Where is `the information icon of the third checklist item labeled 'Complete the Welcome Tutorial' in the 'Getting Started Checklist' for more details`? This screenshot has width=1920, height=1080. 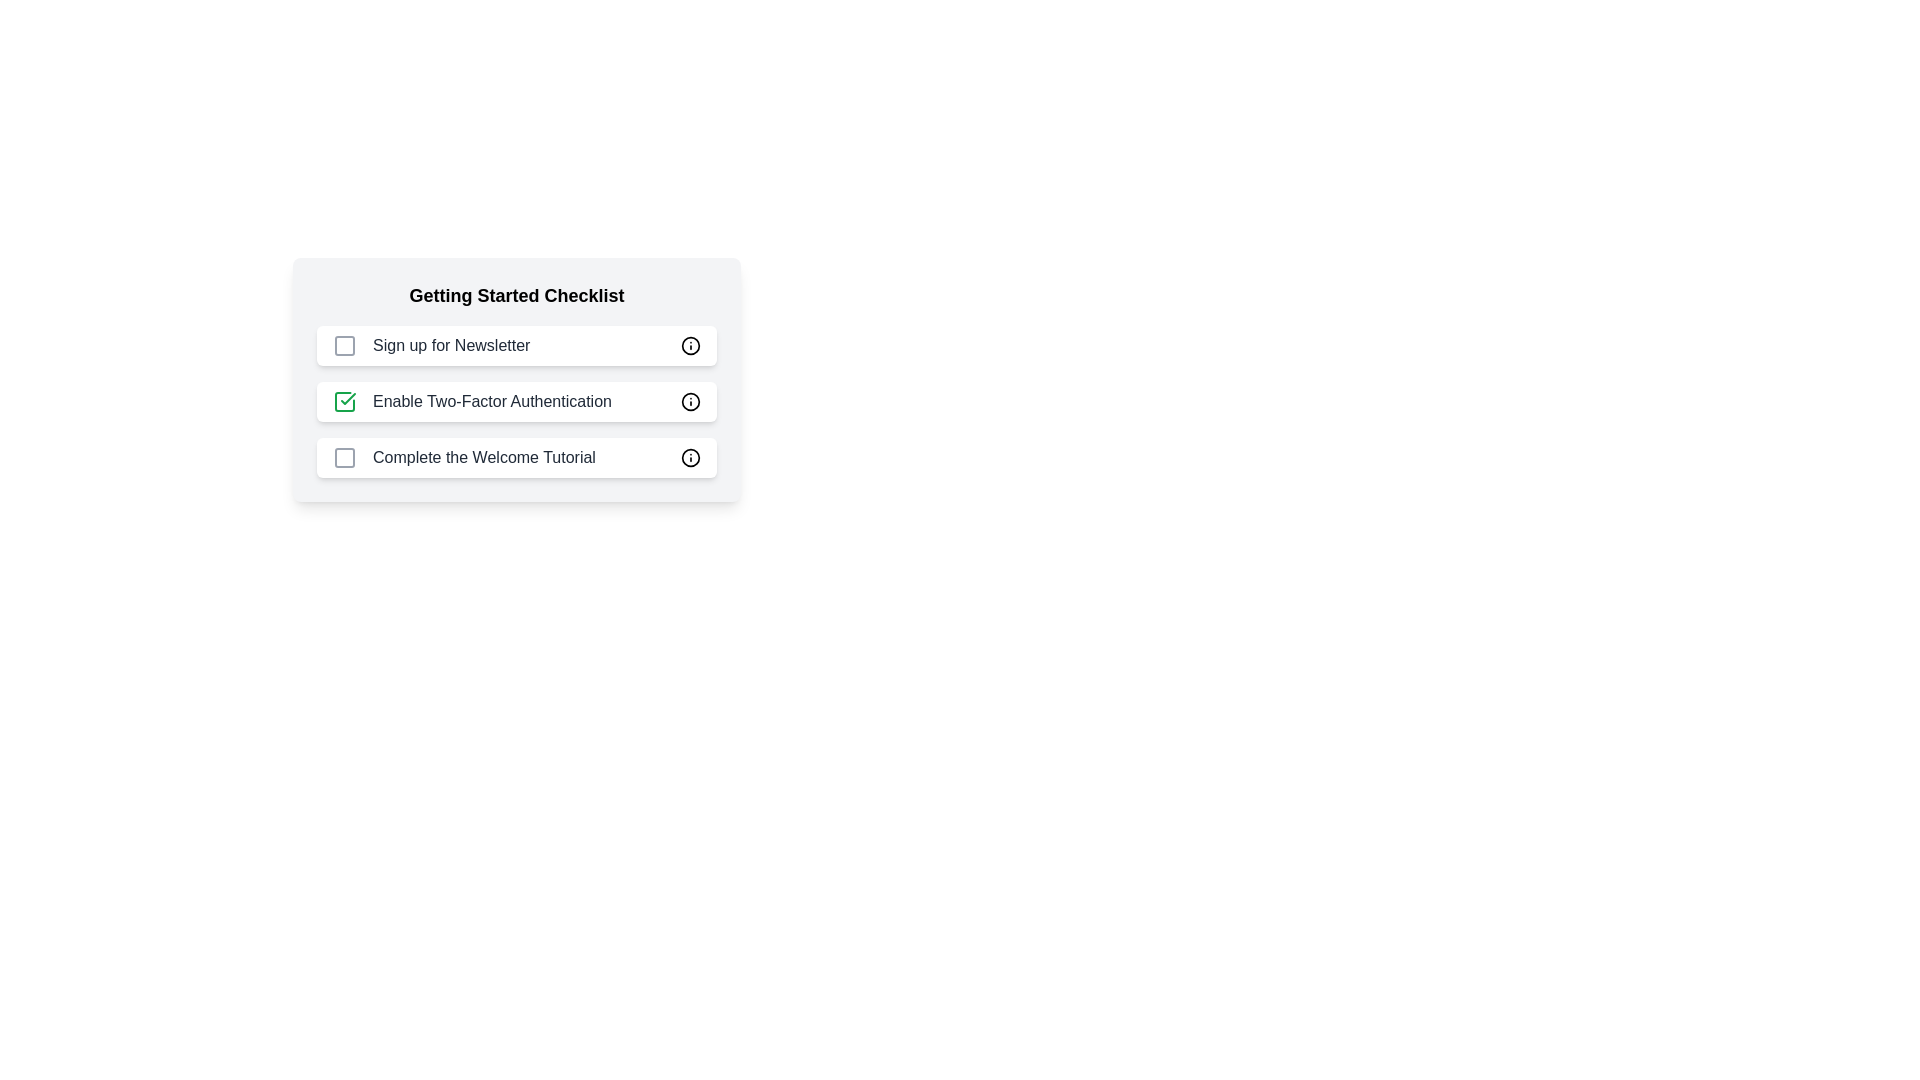
the information icon of the third checklist item labeled 'Complete the Welcome Tutorial' in the 'Getting Started Checklist' for more details is located at coordinates (517, 458).